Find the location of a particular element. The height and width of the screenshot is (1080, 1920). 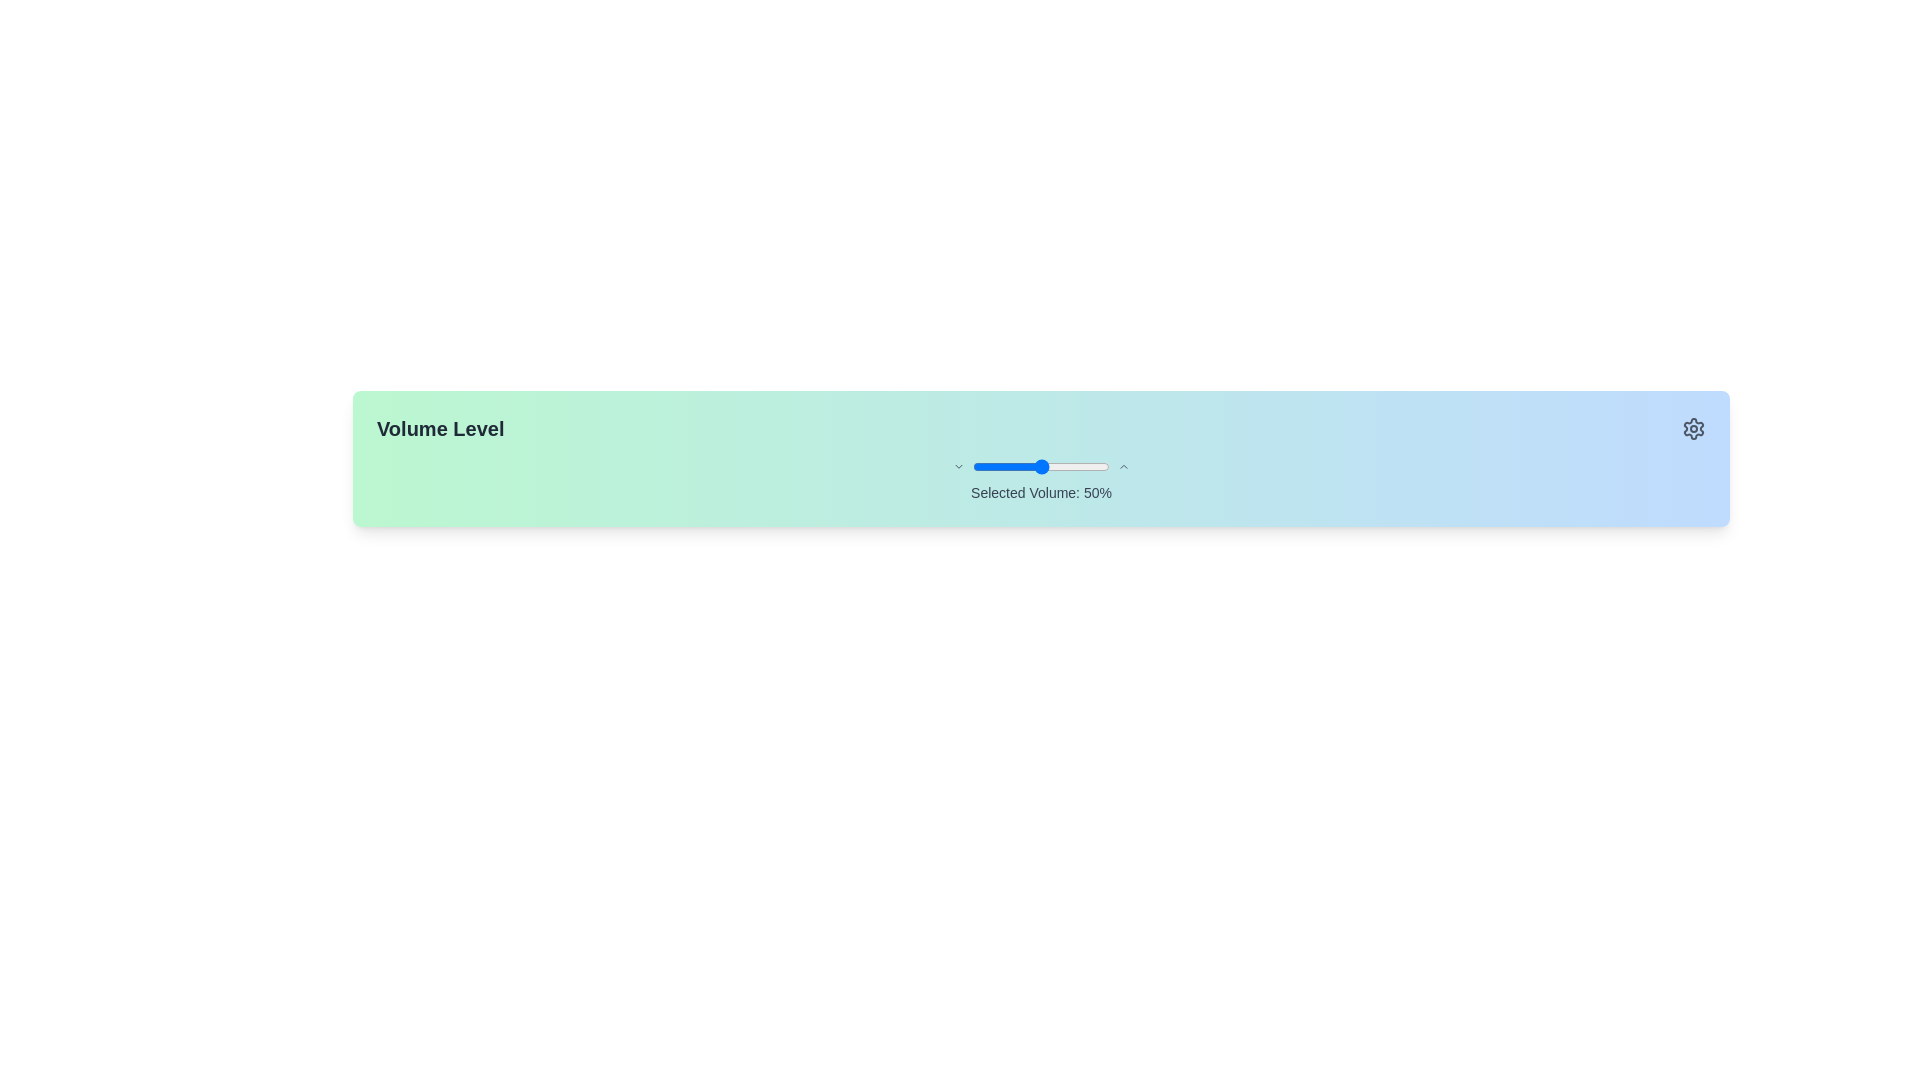

the slider value is located at coordinates (1069, 466).